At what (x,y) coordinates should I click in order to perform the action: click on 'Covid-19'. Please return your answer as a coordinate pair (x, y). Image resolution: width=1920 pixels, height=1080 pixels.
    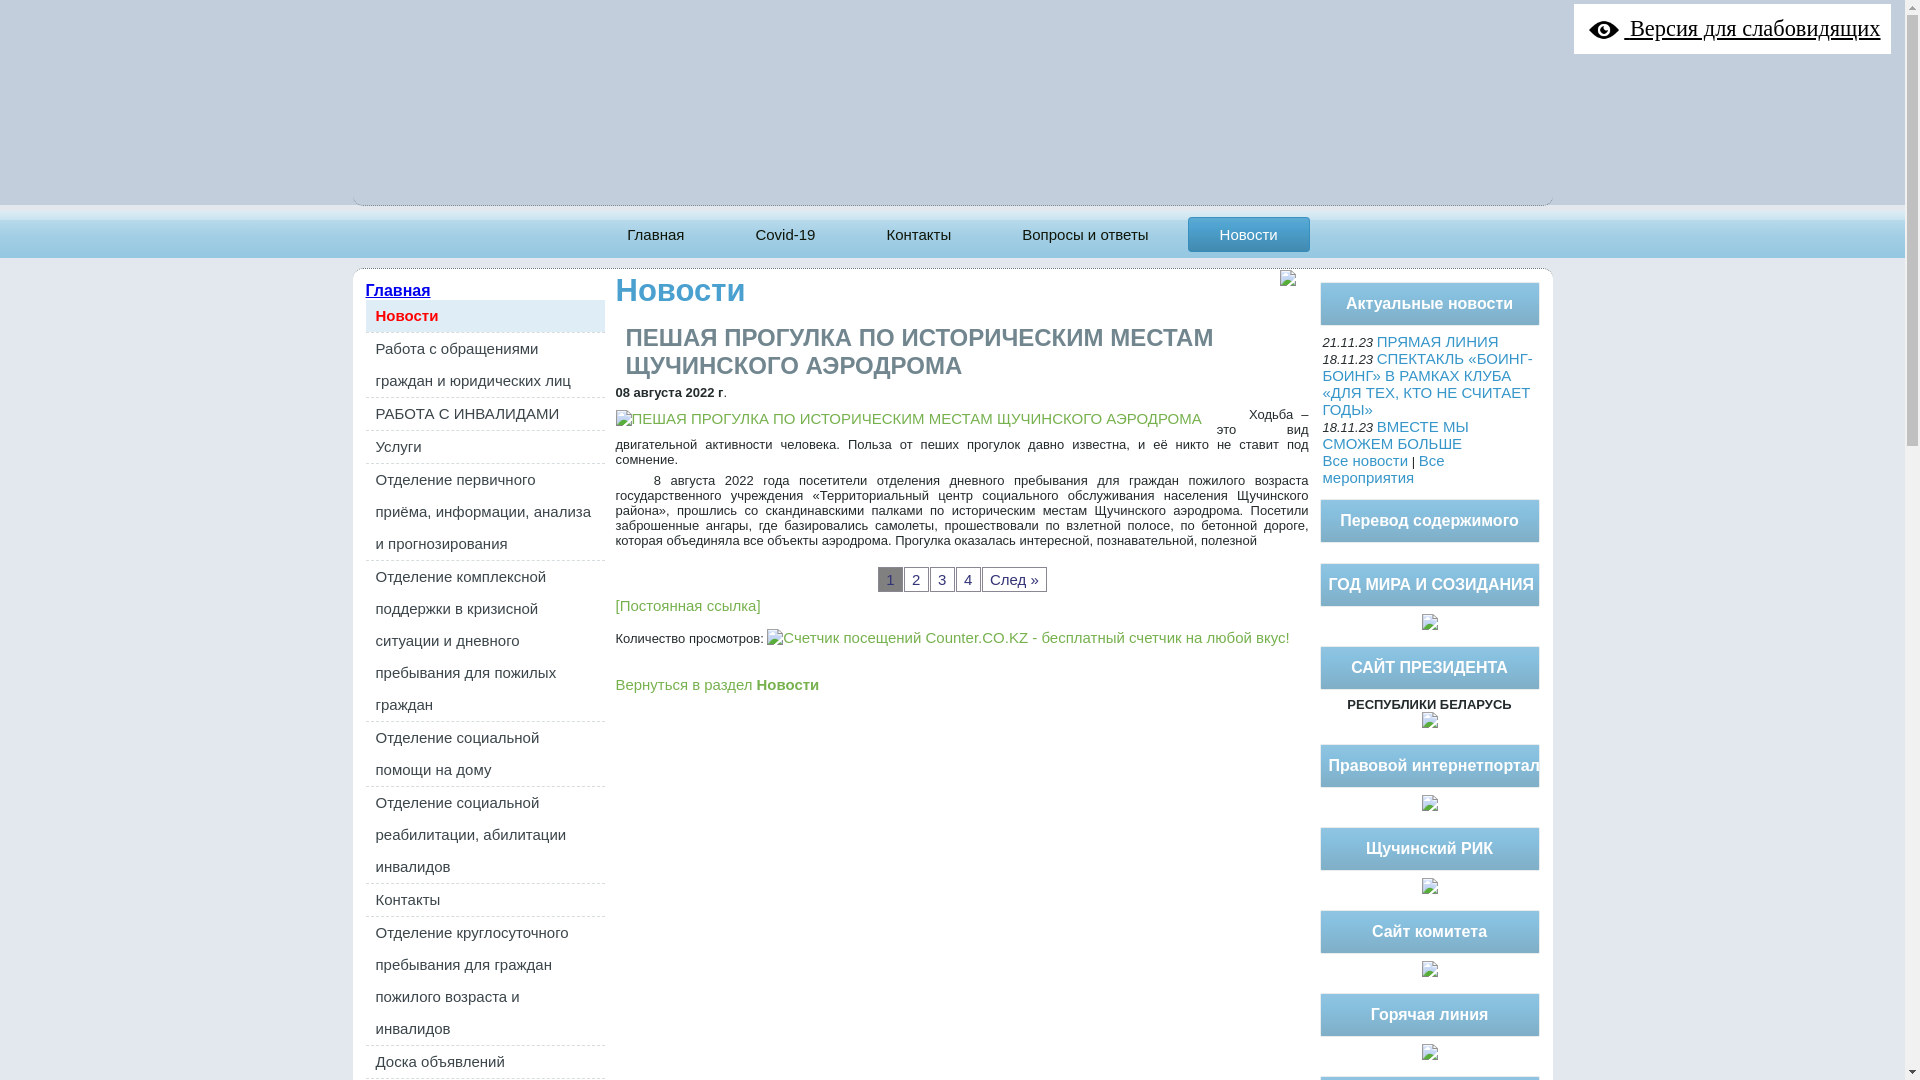
    Looking at the image, I should click on (784, 233).